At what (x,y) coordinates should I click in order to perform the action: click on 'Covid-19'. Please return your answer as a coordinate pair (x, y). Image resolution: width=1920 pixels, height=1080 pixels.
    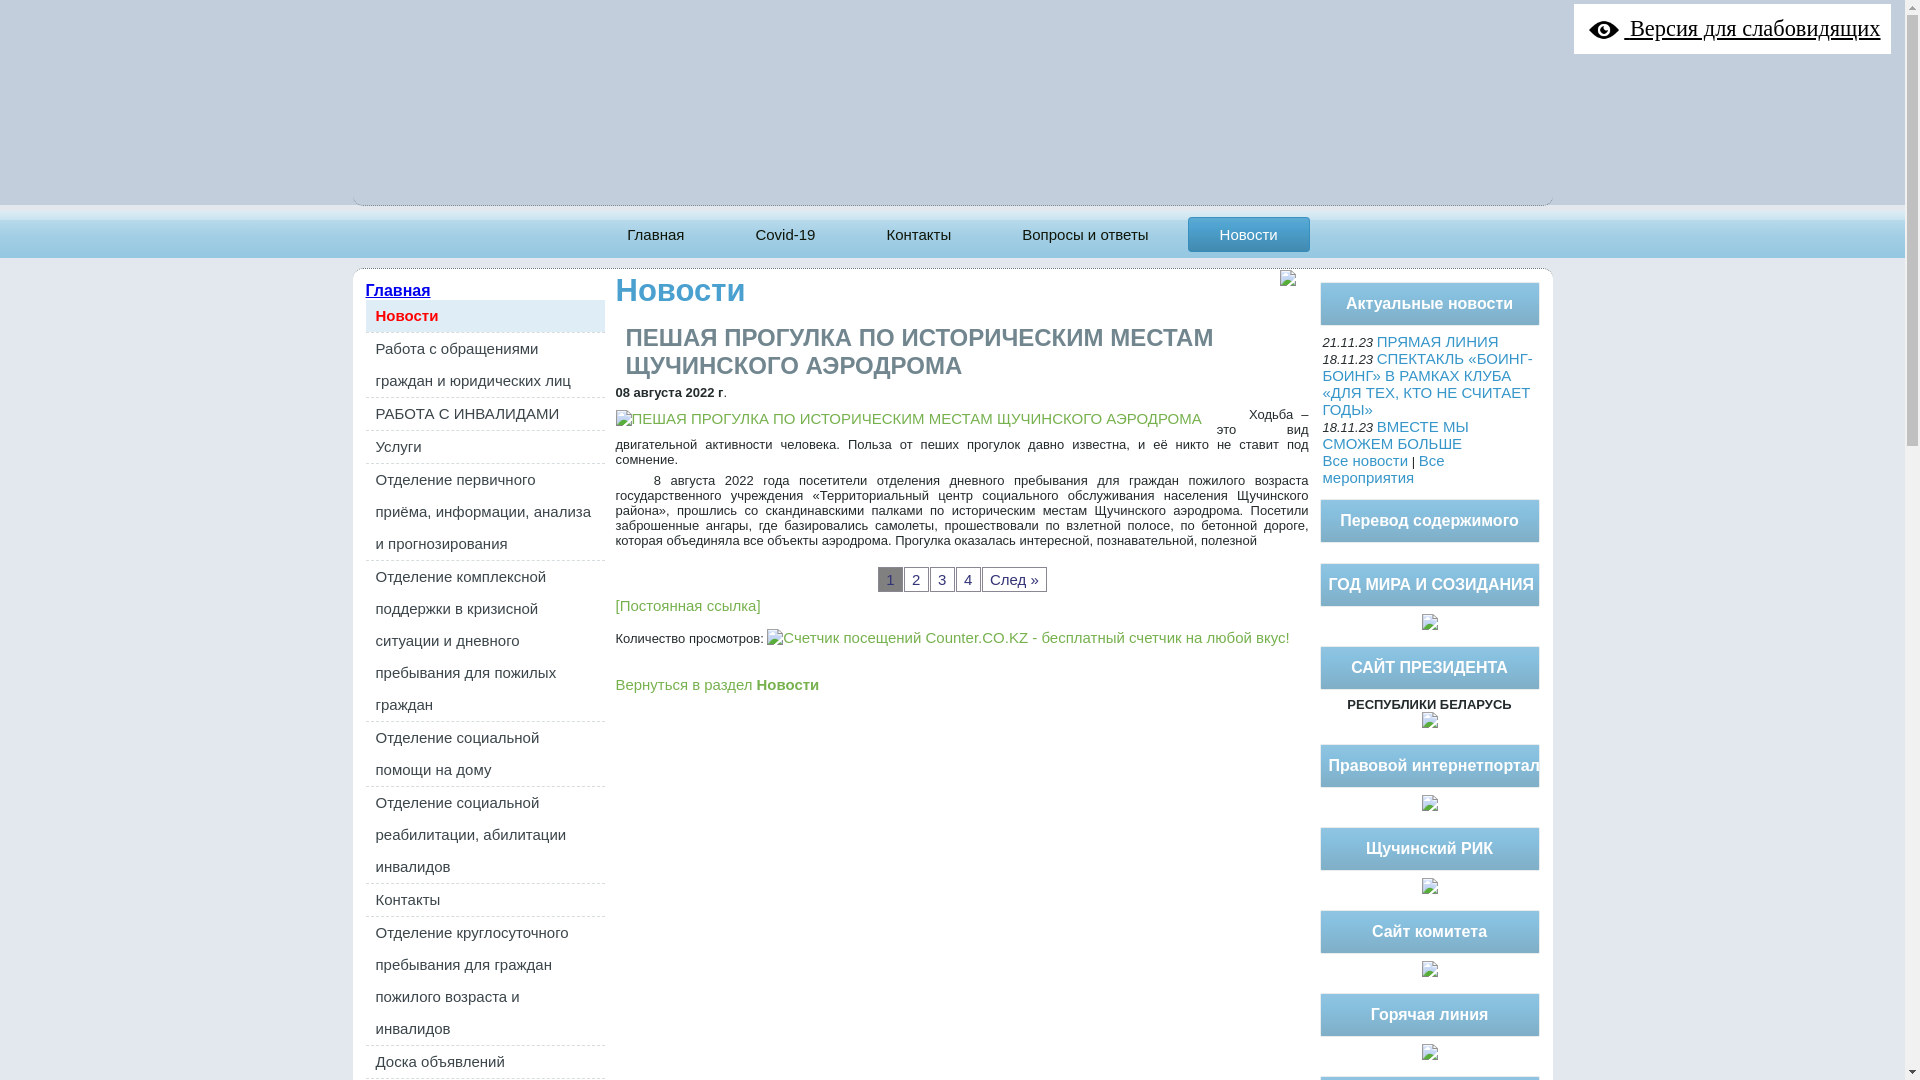
    Looking at the image, I should click on (784, 233).